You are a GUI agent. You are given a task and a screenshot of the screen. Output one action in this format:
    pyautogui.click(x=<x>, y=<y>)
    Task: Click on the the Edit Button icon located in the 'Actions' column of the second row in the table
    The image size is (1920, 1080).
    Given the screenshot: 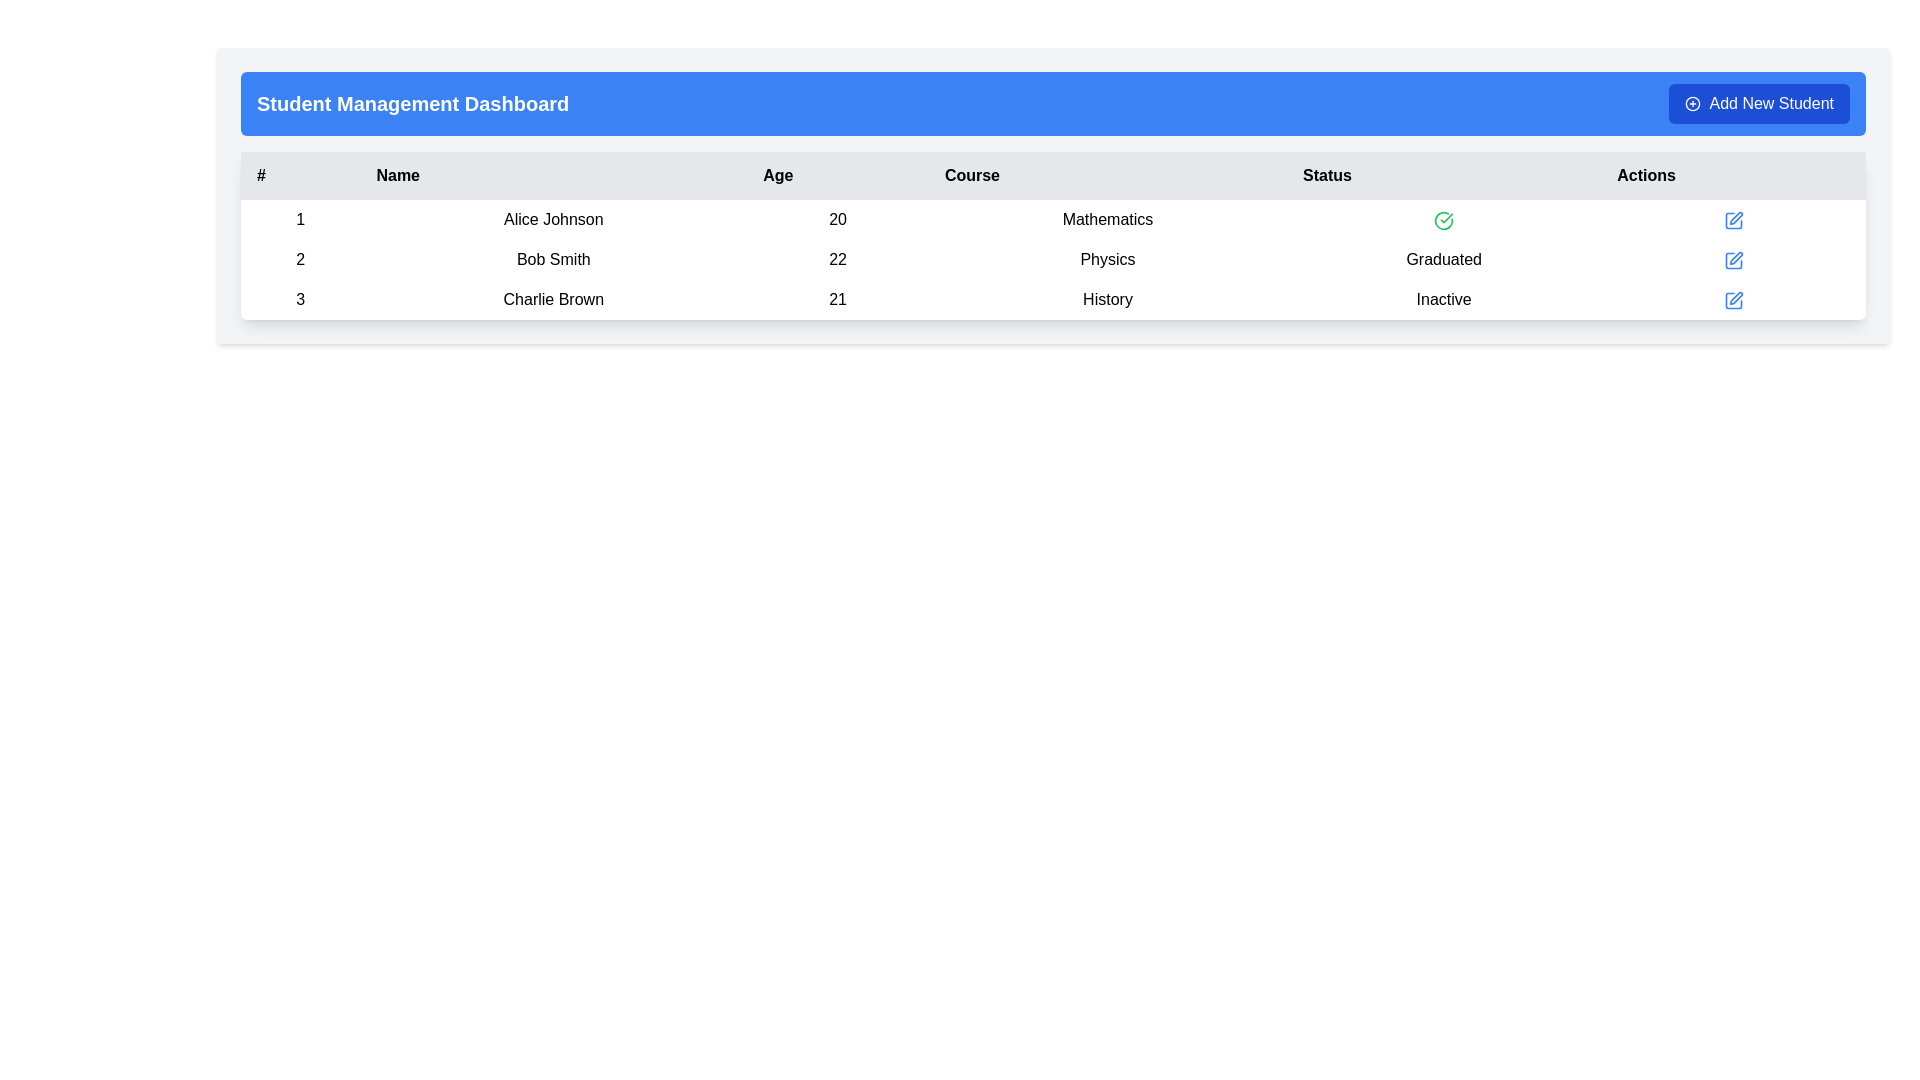 What is the action you would take?
    pyautogui.click(x=1732, y=259)
    